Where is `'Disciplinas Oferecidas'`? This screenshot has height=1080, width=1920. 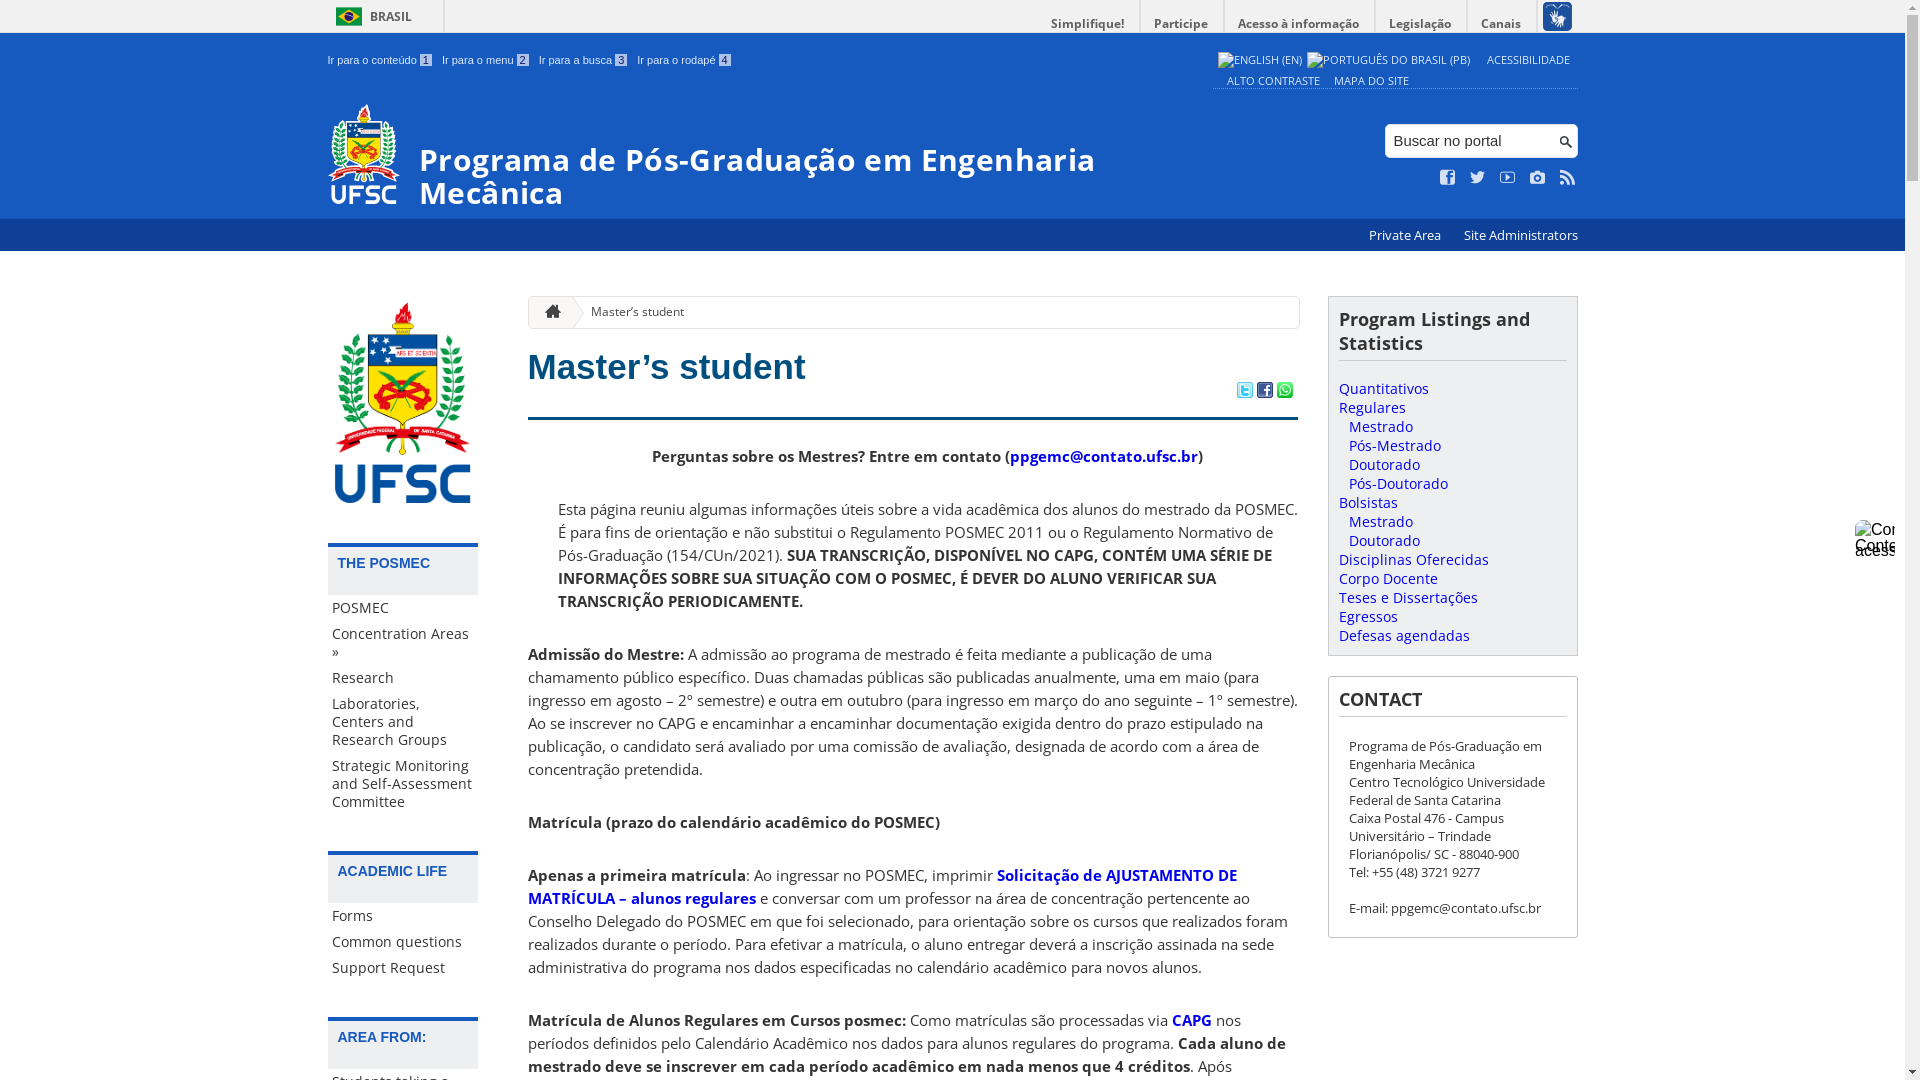
'Disciplinas Oferecidas' is located at coordinates (1411, 559).